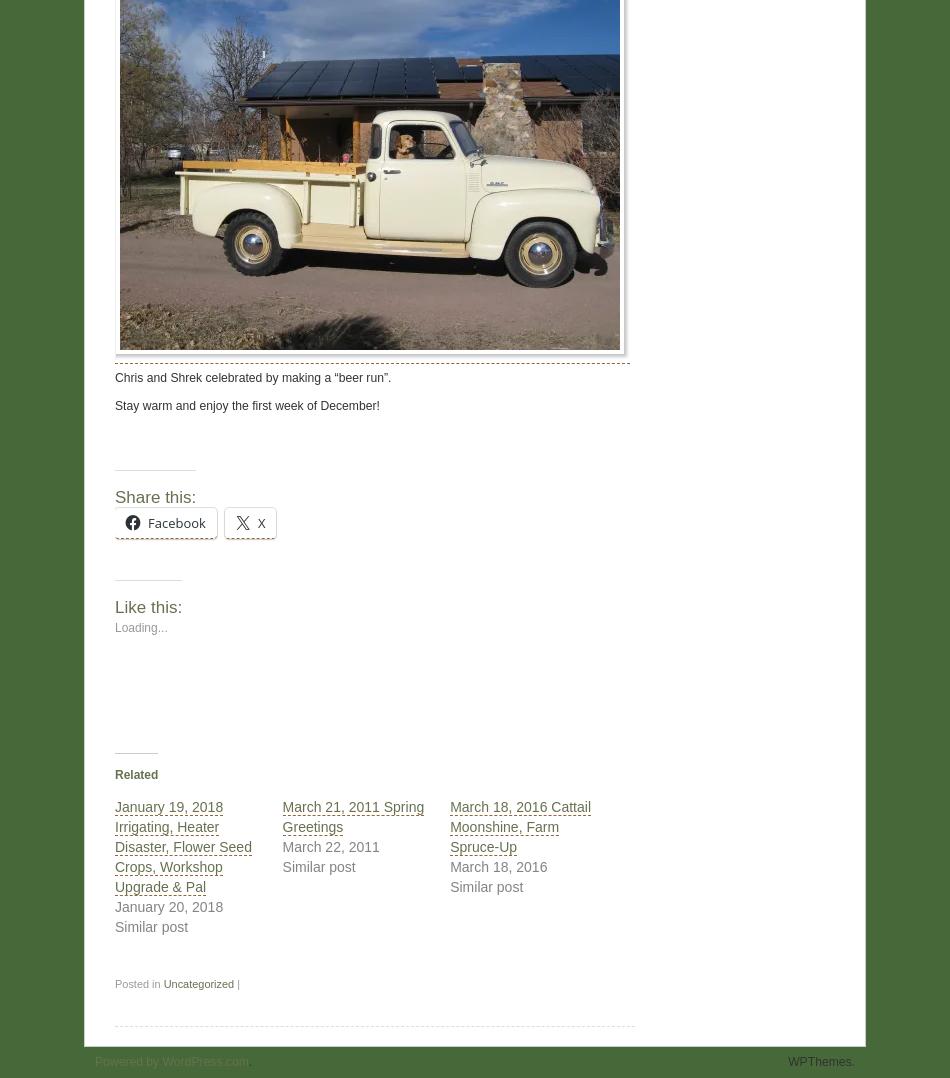 This screenshot has width=950, height=1078. Describe the element at coordinates (140, 625) in the screenshot. I see `'Loading...'` at that location.